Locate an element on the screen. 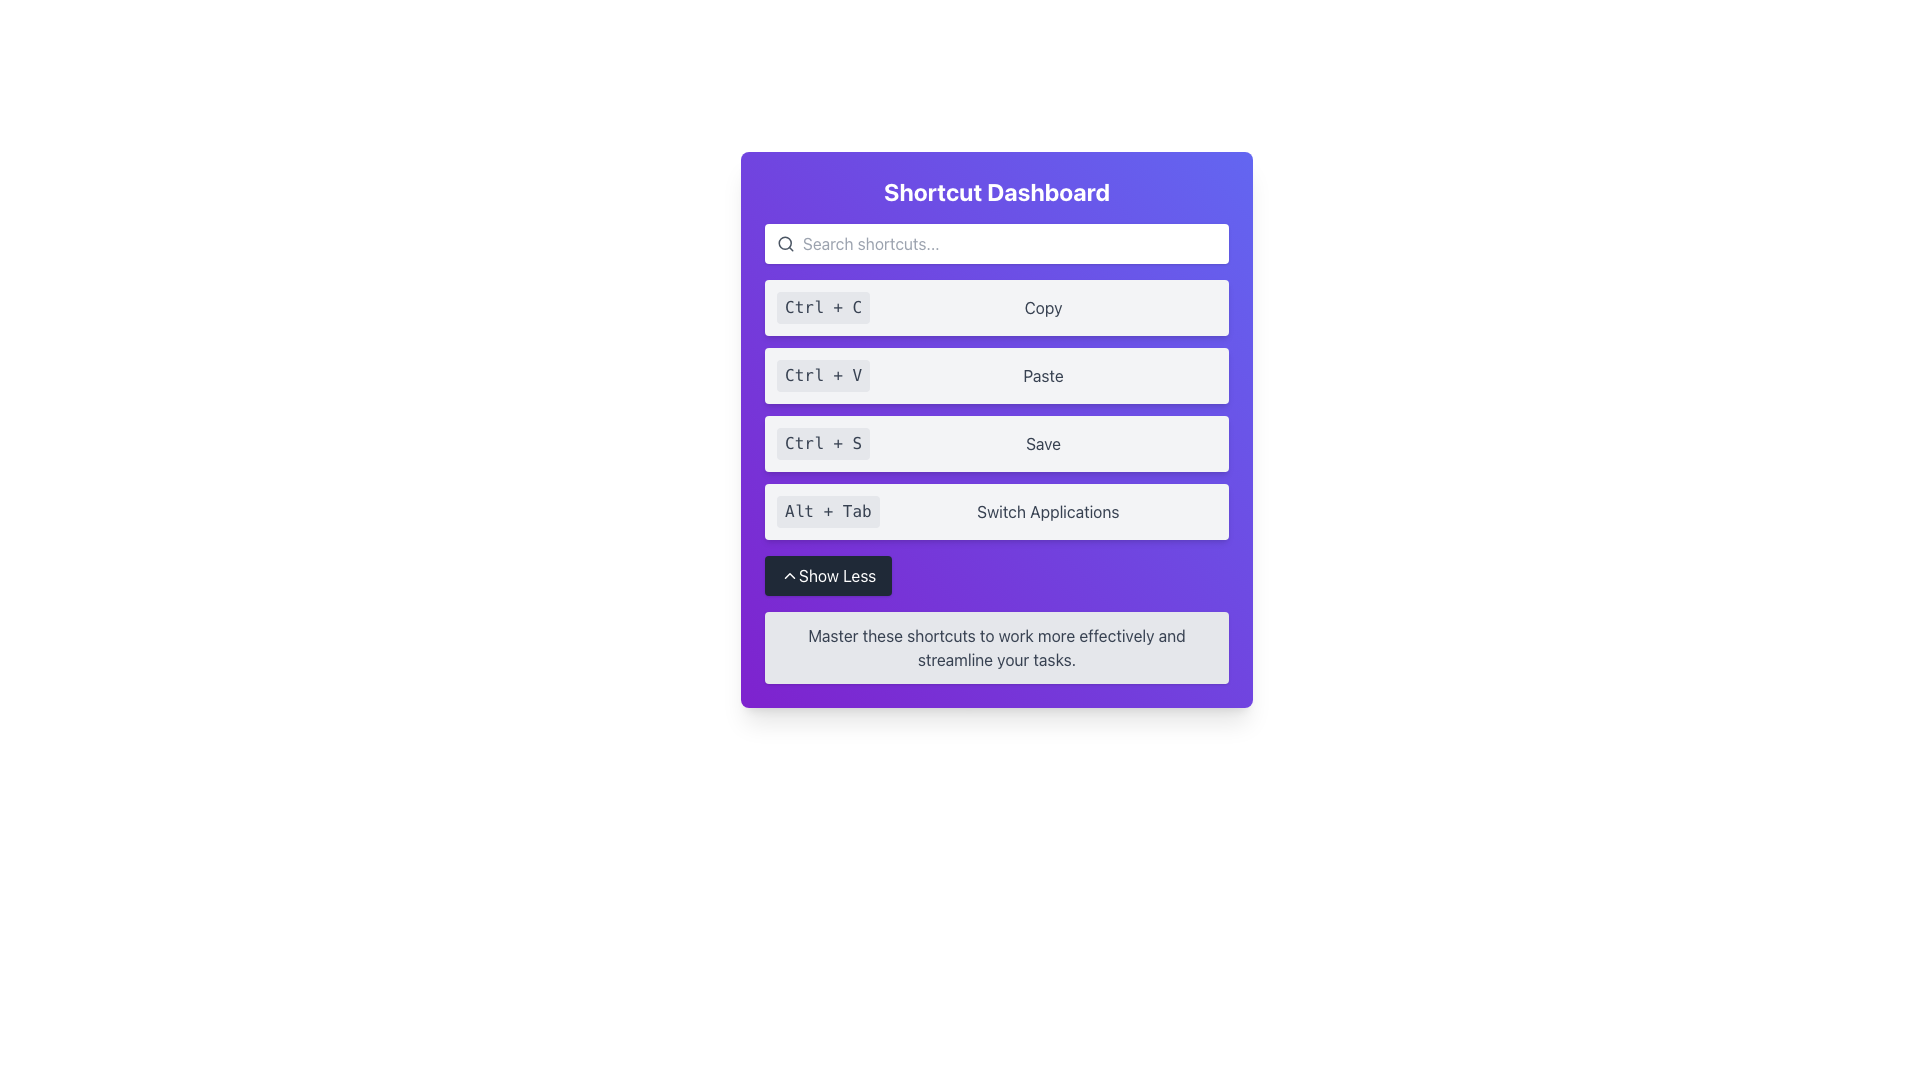 The height and width of the screenshot is (1080, 1920). the Informational bar displaying 'Alt + Tab' and 'Switch Applications', which is the fourth item in the list of shortcut descriptions is located at coordinates (997, 511).